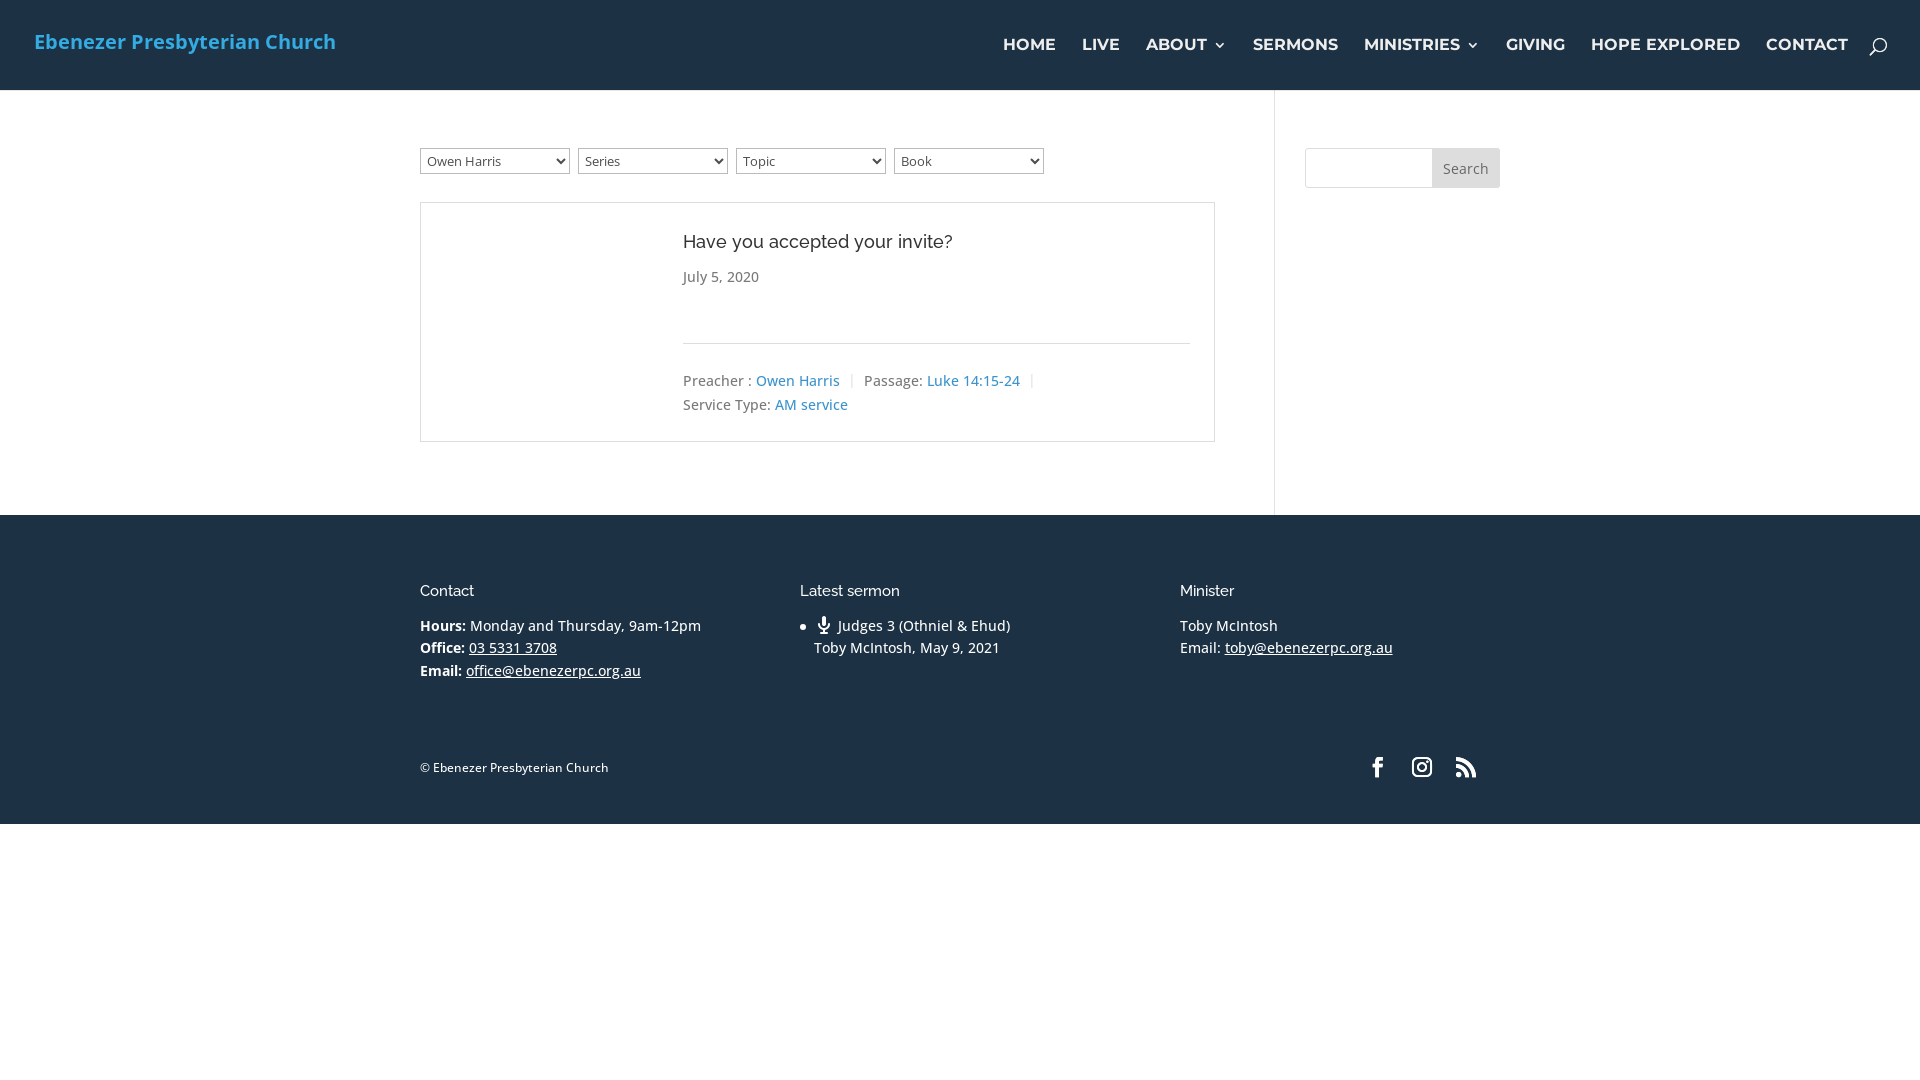 The image size is (1920, 1080). Describe the element at coordinates (513, 647) in the screenshot. I see `'03 5331 3708'` at that location.